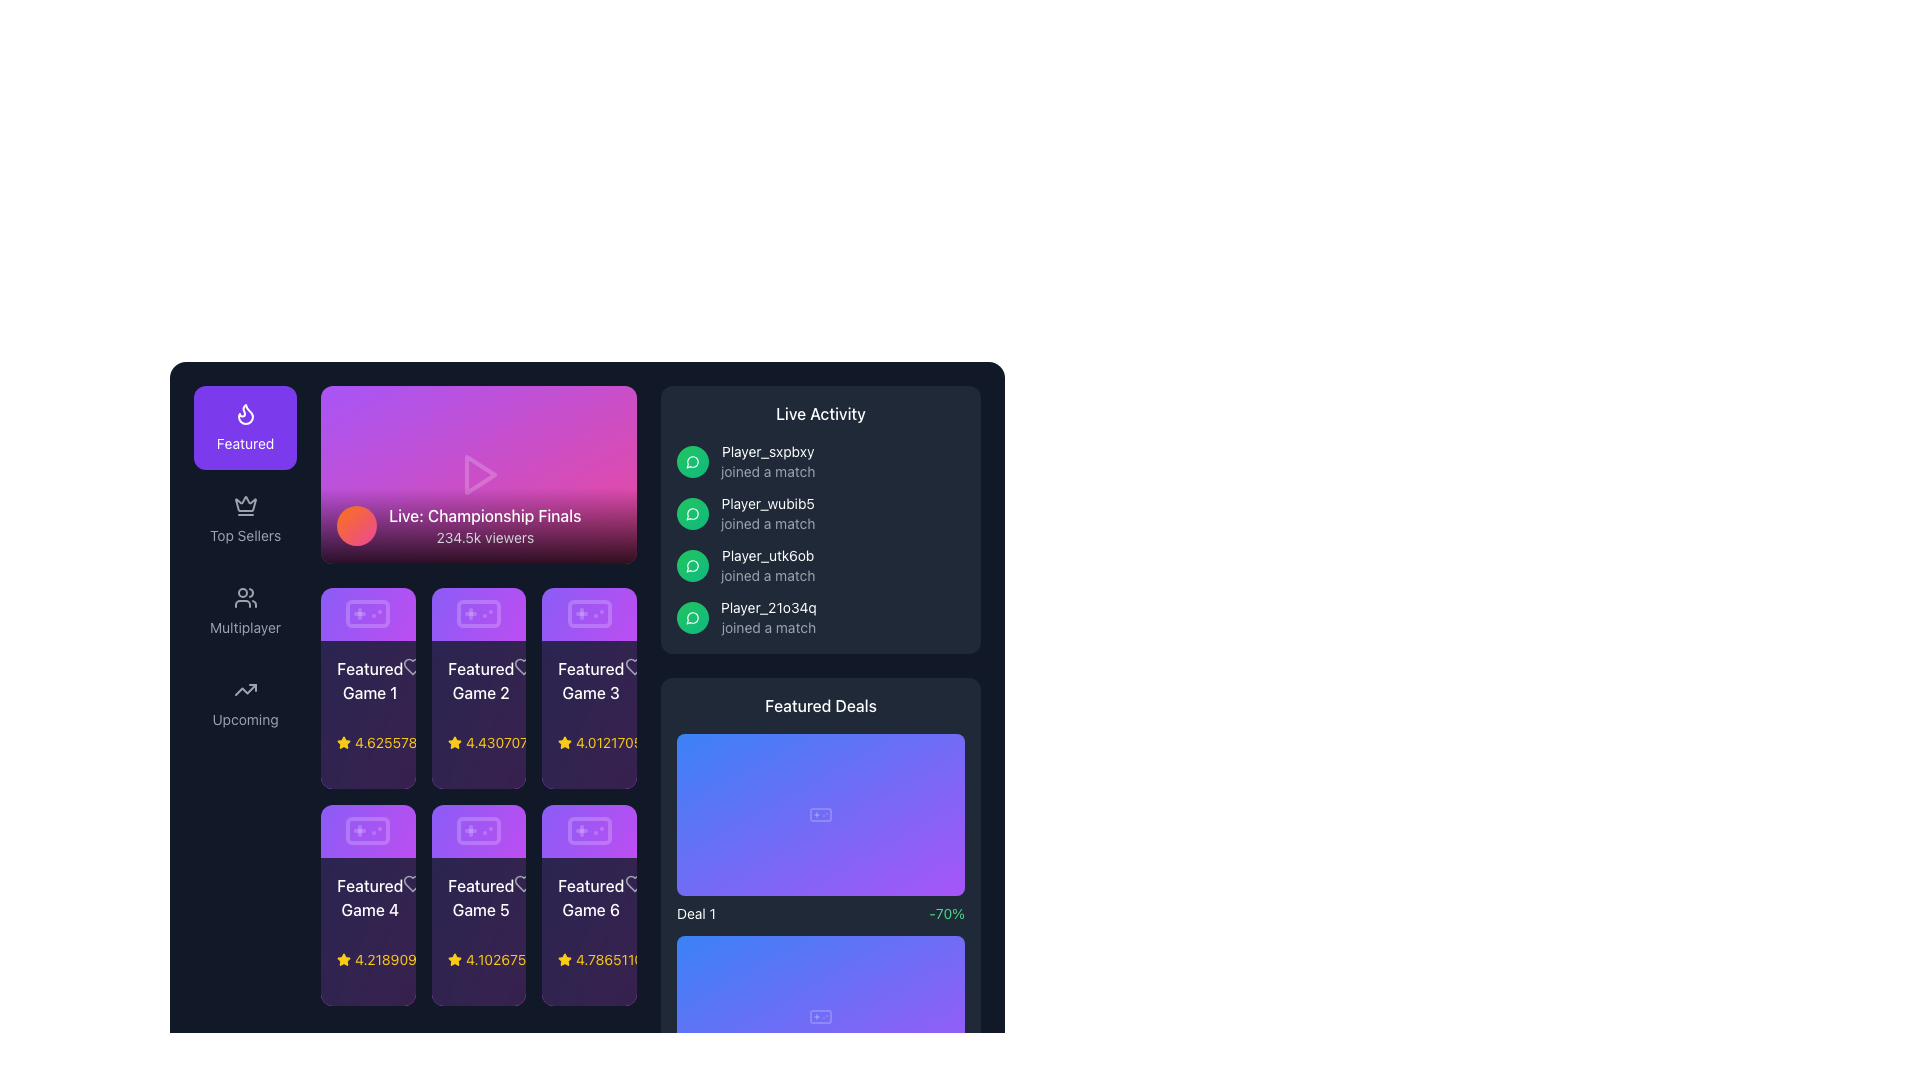  What do you see at coordinates (767, 575) in the screenshot?
I see `the text label indicating the activity status of the player, which states that the player has joined a match, located below 'Player_utk6ob' in the 'Live Activity' panel` at bounding box center [767, 575].